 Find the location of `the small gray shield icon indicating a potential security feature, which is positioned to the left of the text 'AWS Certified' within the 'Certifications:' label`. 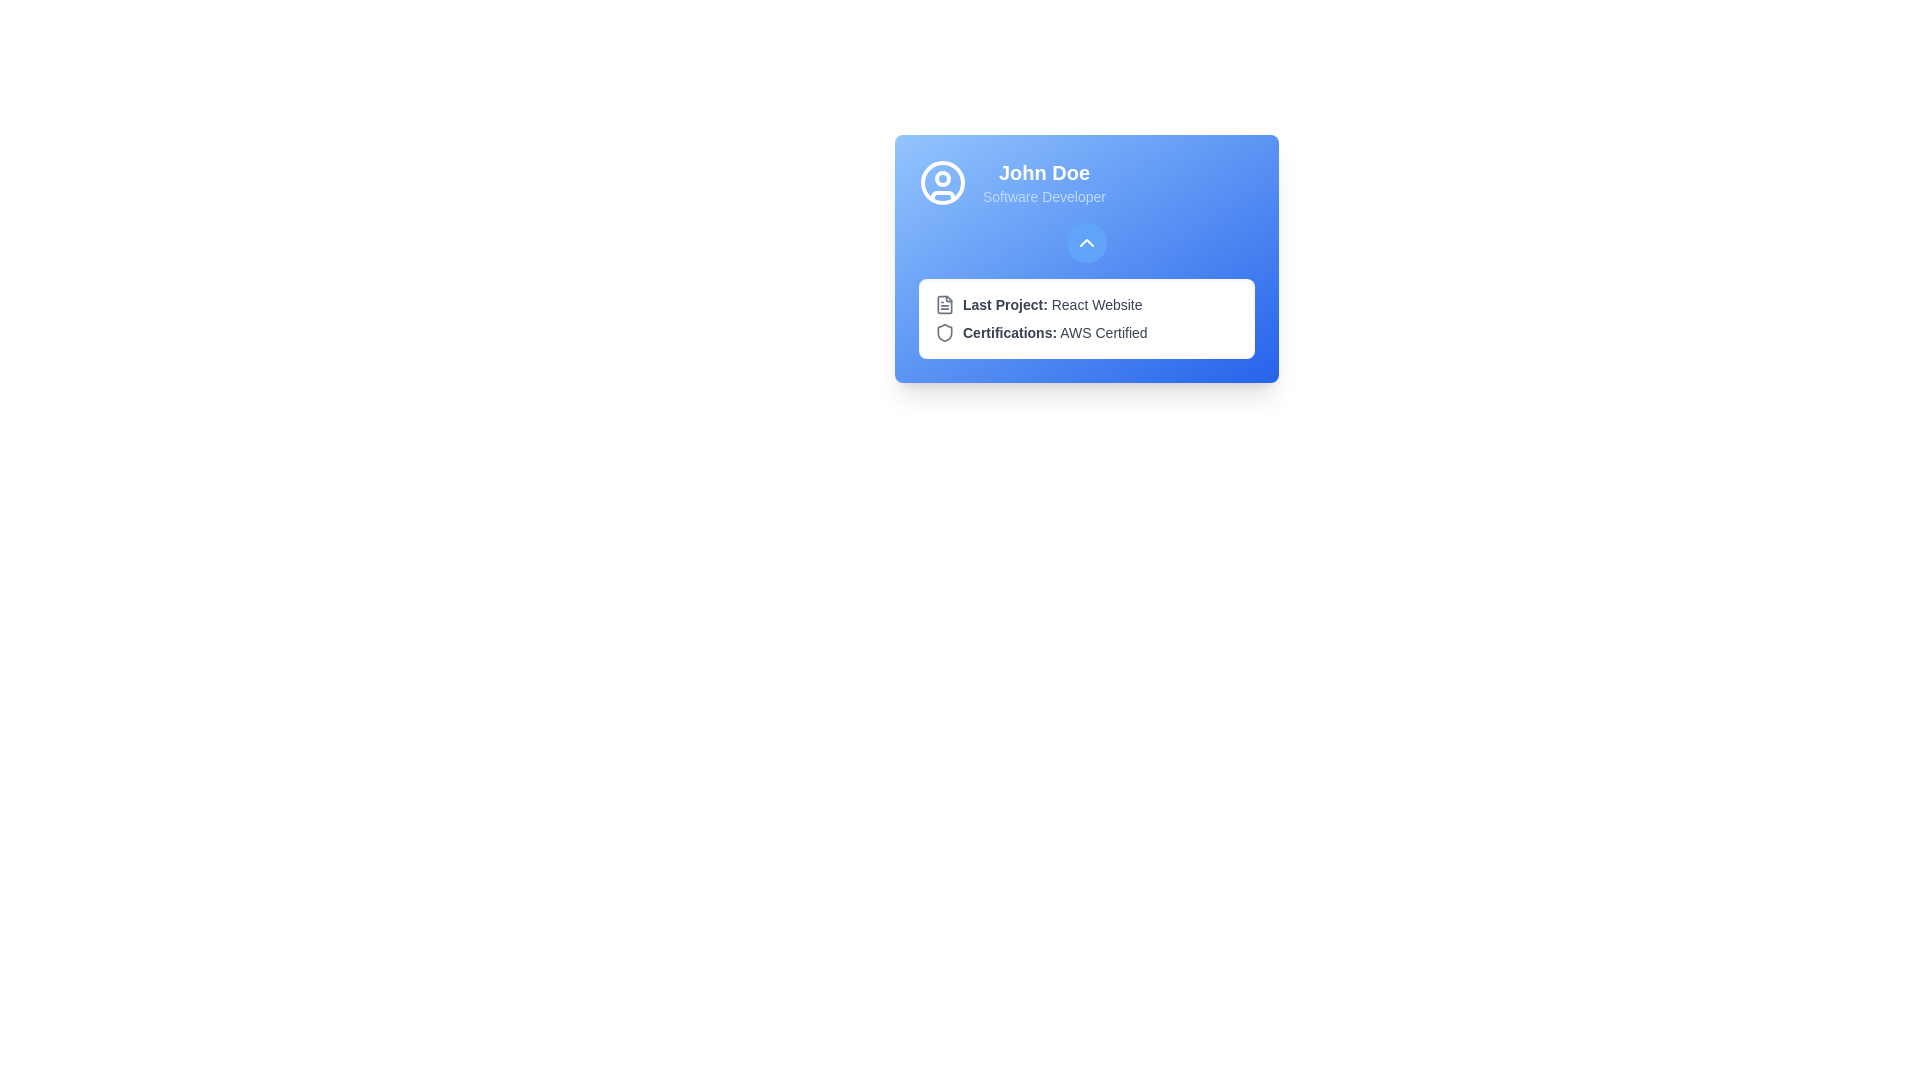

the small gray shield icon indicating a potential security feature, which is positioned to the left of the text 'AWS Certified' within the 'Certifications:' label is located at coordinates (944, 331).